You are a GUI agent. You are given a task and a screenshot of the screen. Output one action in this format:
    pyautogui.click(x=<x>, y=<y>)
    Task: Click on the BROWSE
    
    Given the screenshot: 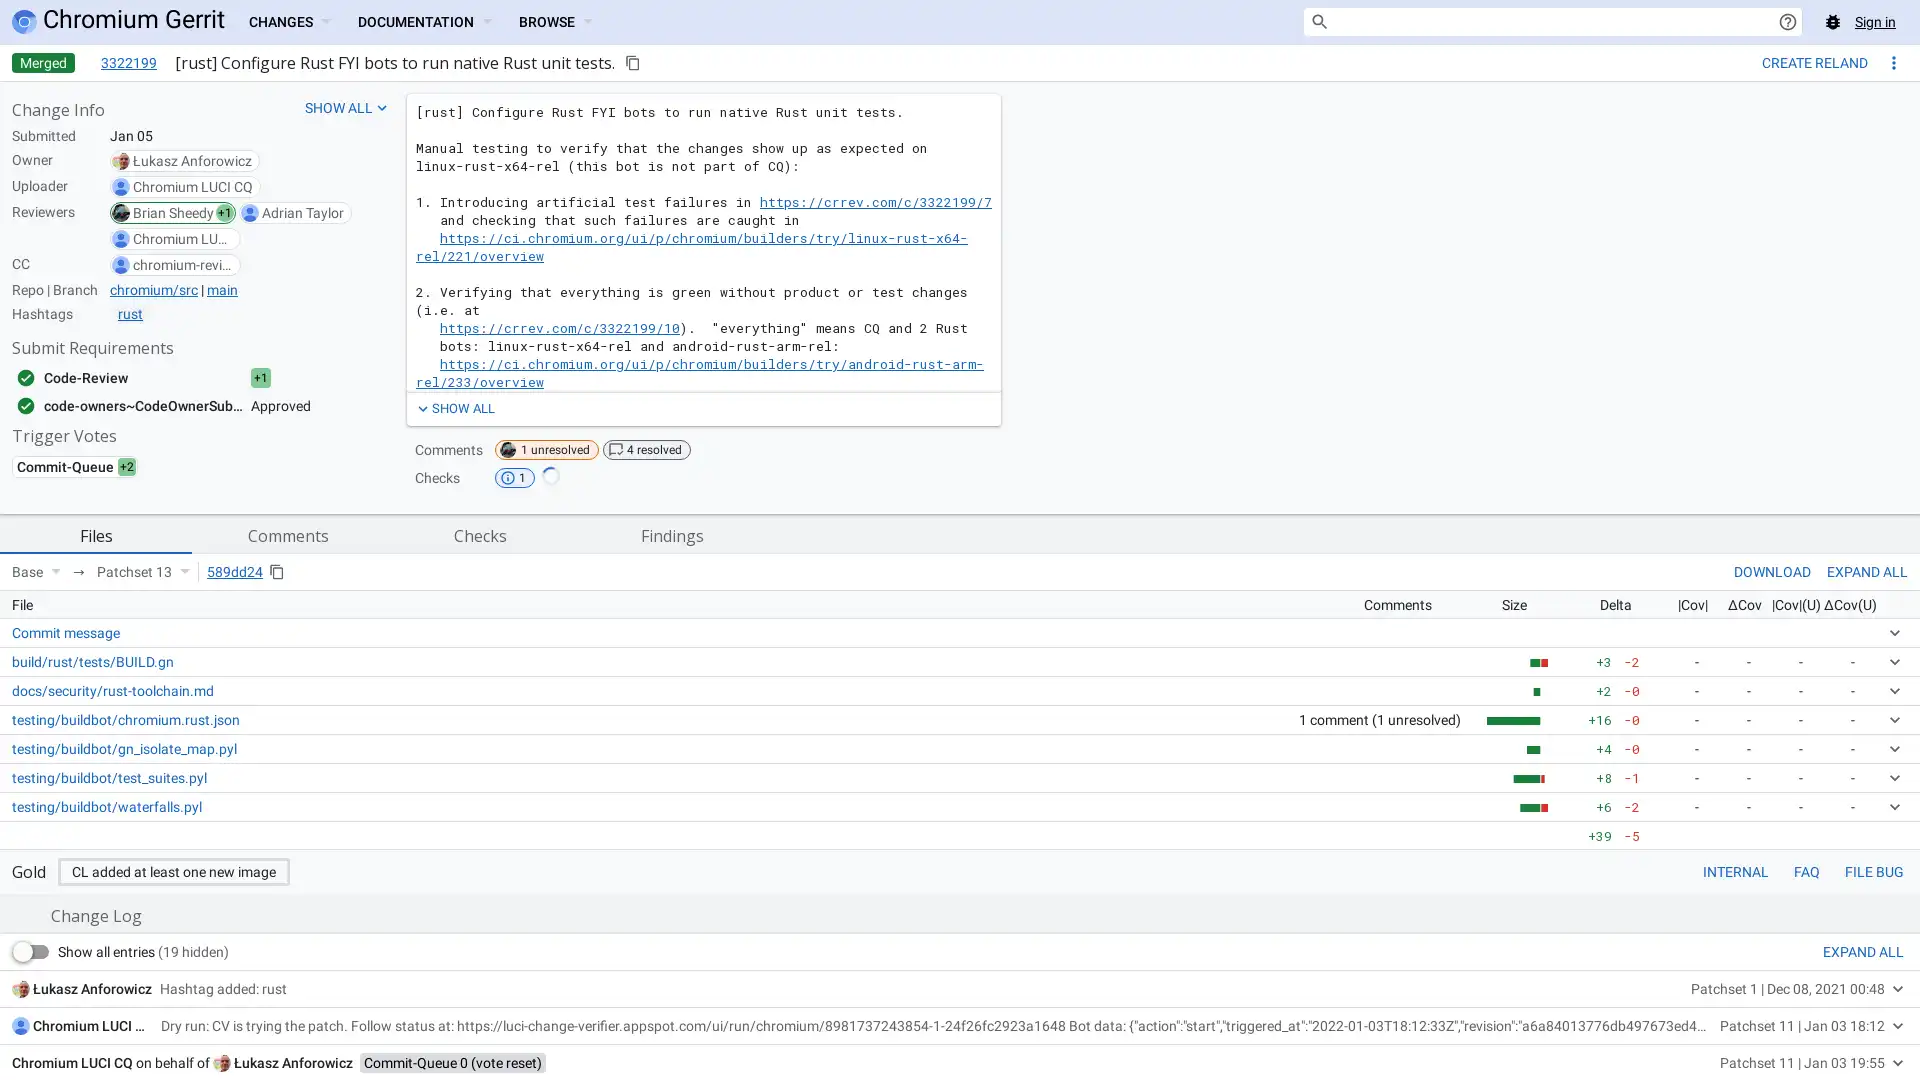 What is the action you would take?
    pyautogui.click(x=555, y=22)
    